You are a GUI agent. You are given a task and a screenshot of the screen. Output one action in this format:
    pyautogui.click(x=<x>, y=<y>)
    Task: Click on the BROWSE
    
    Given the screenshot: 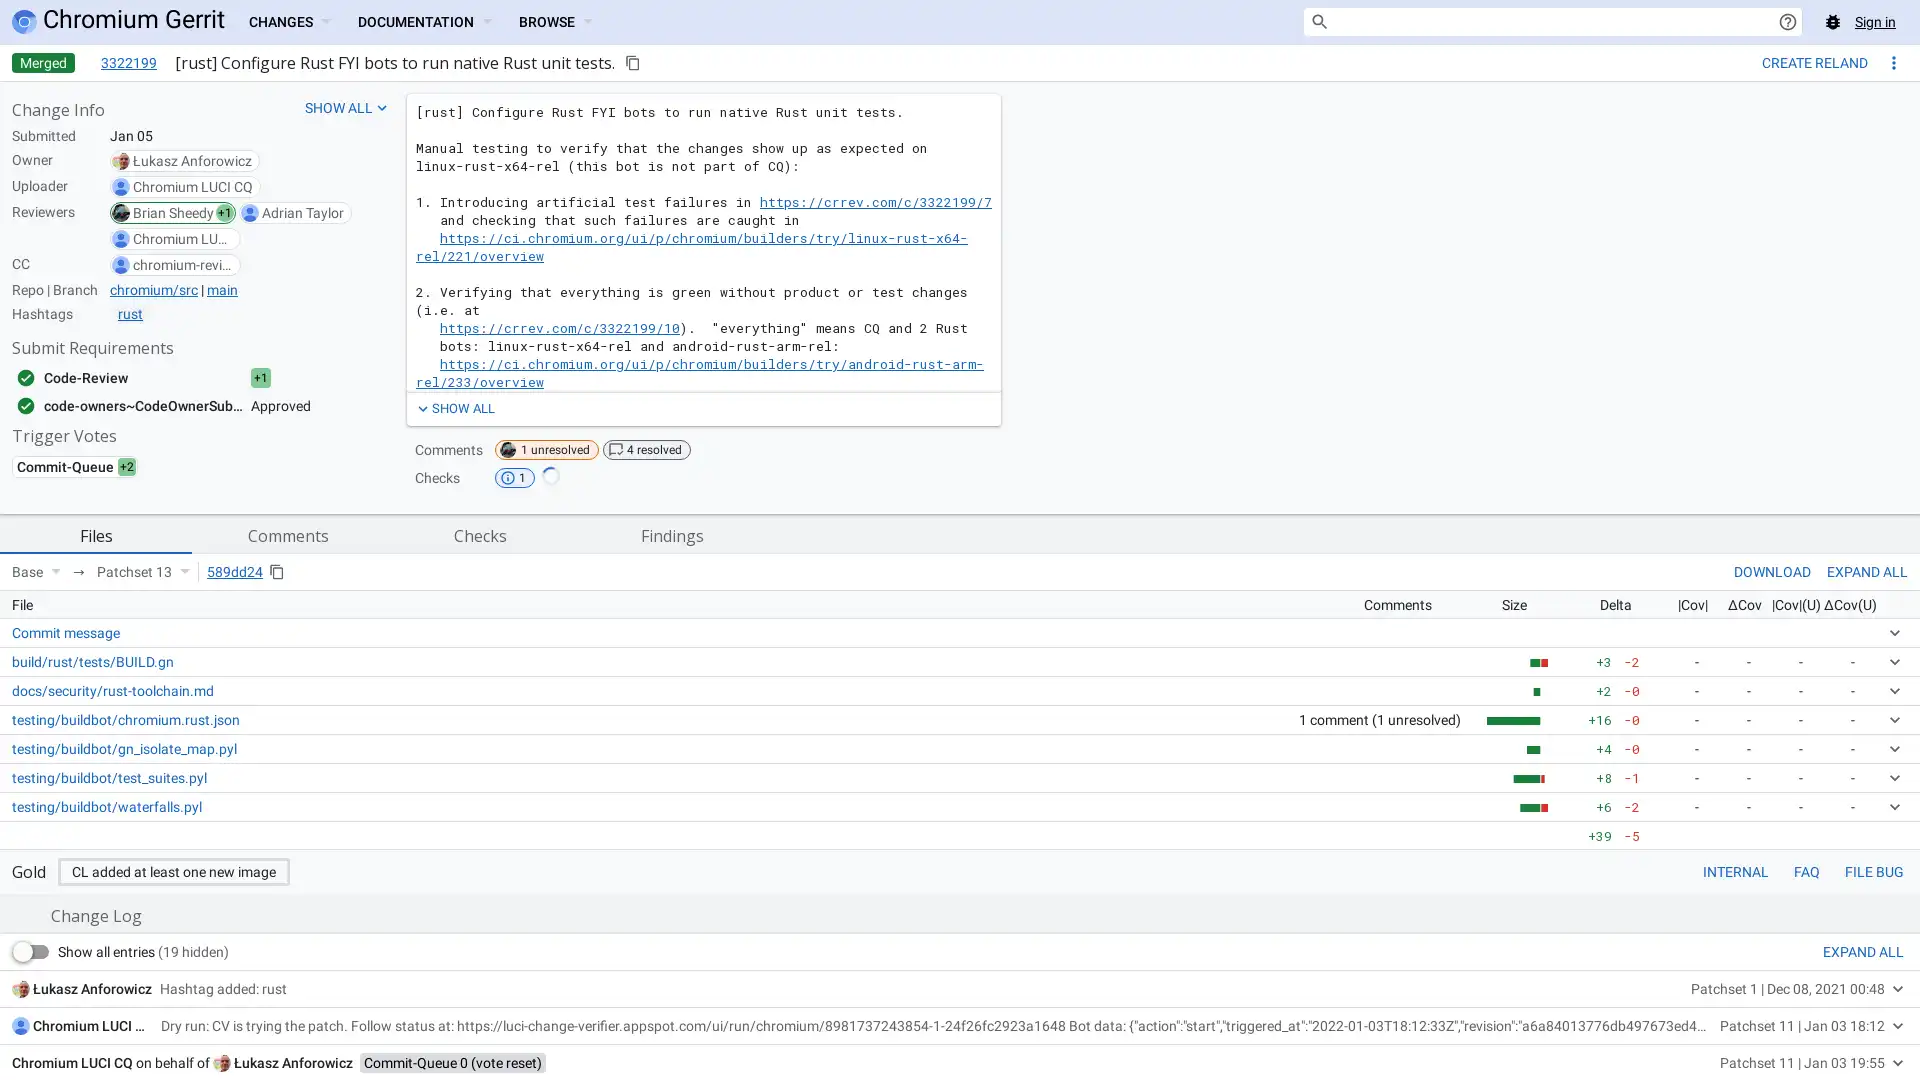 What is the action you would take?
    pyautogui.click(x=555, y=22)
    